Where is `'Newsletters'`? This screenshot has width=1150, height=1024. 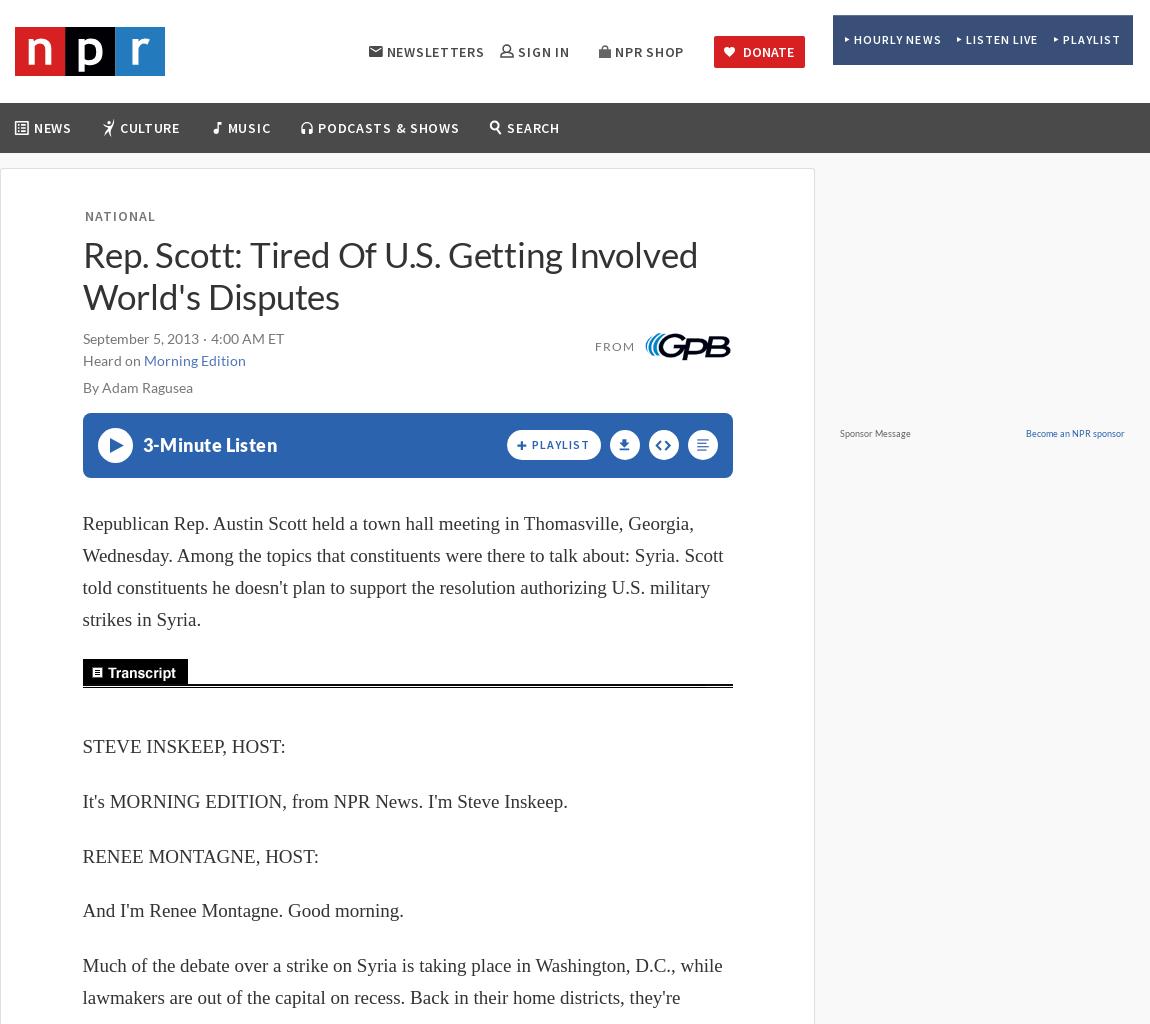
'Newsletters' is located at coordinates (435, 49).